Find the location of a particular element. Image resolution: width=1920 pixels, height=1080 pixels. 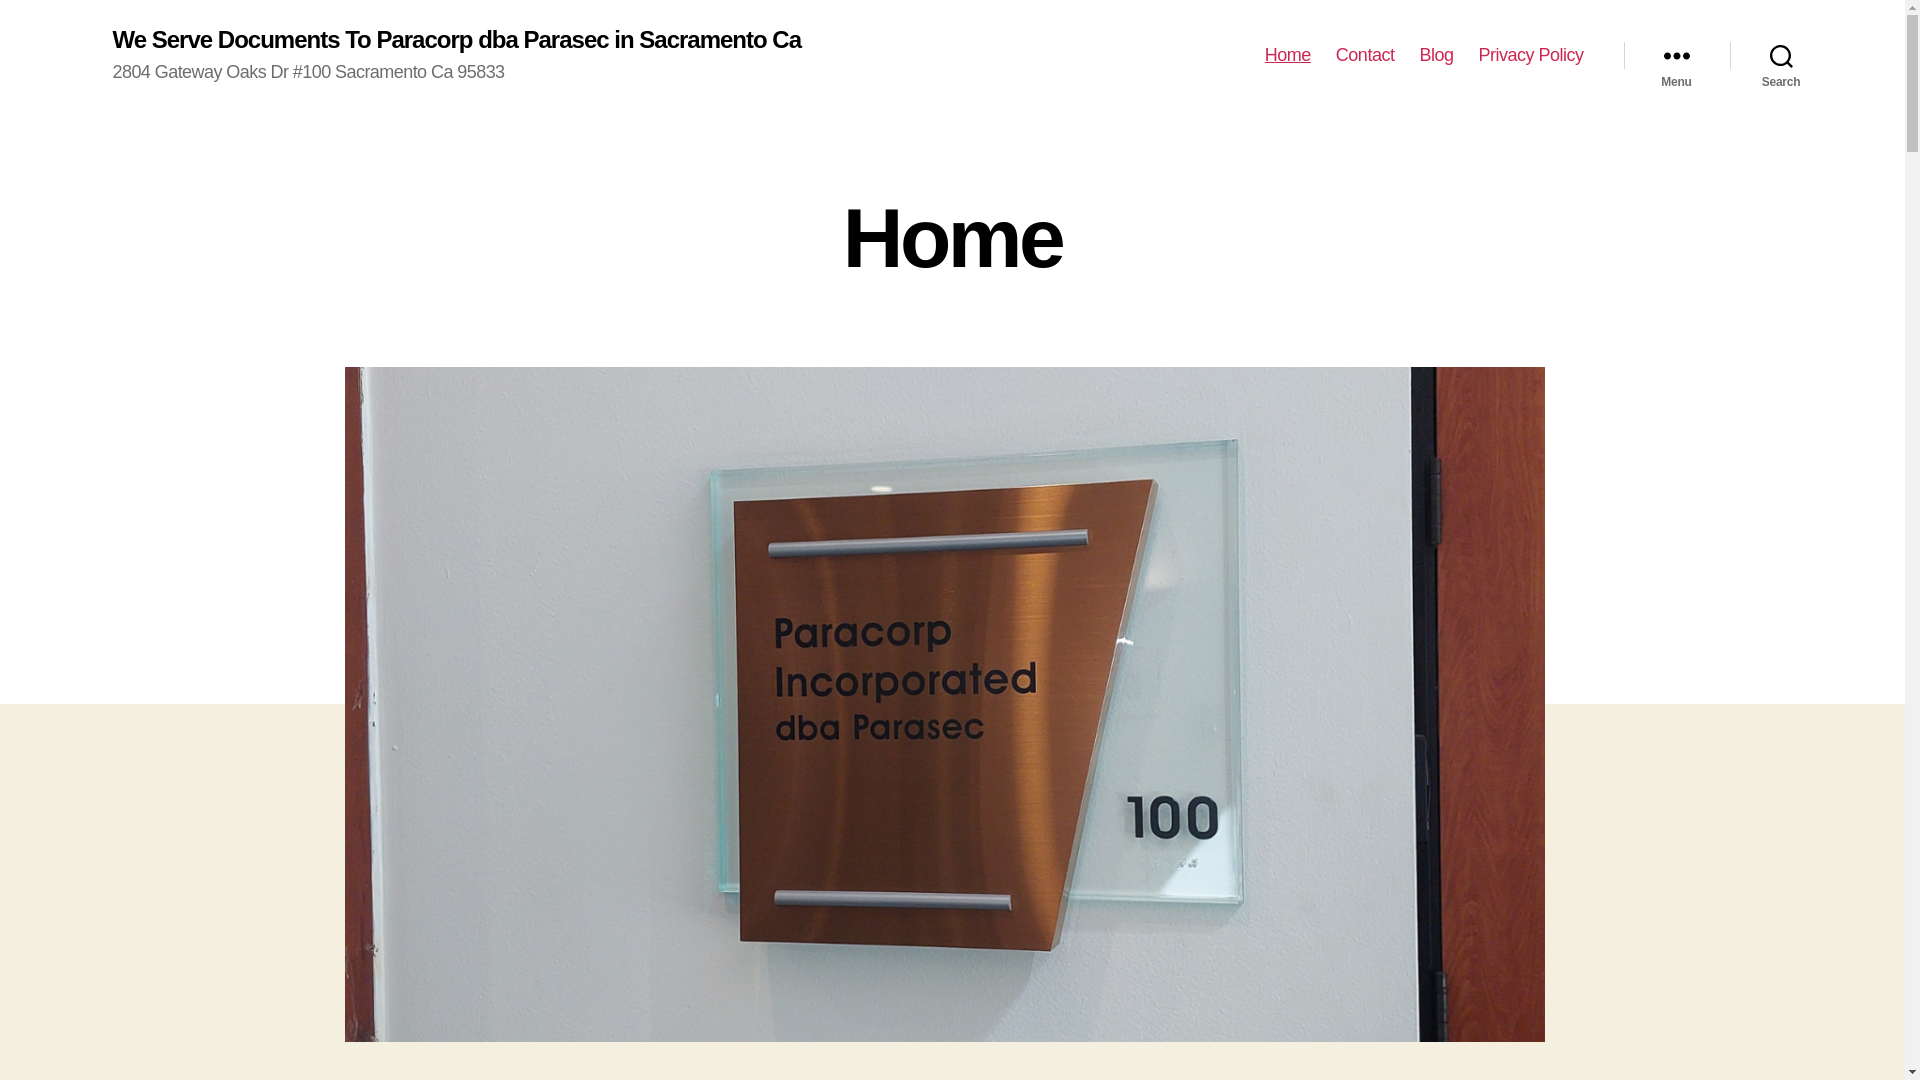

'Blog' is located at coordinates (1434, 55).